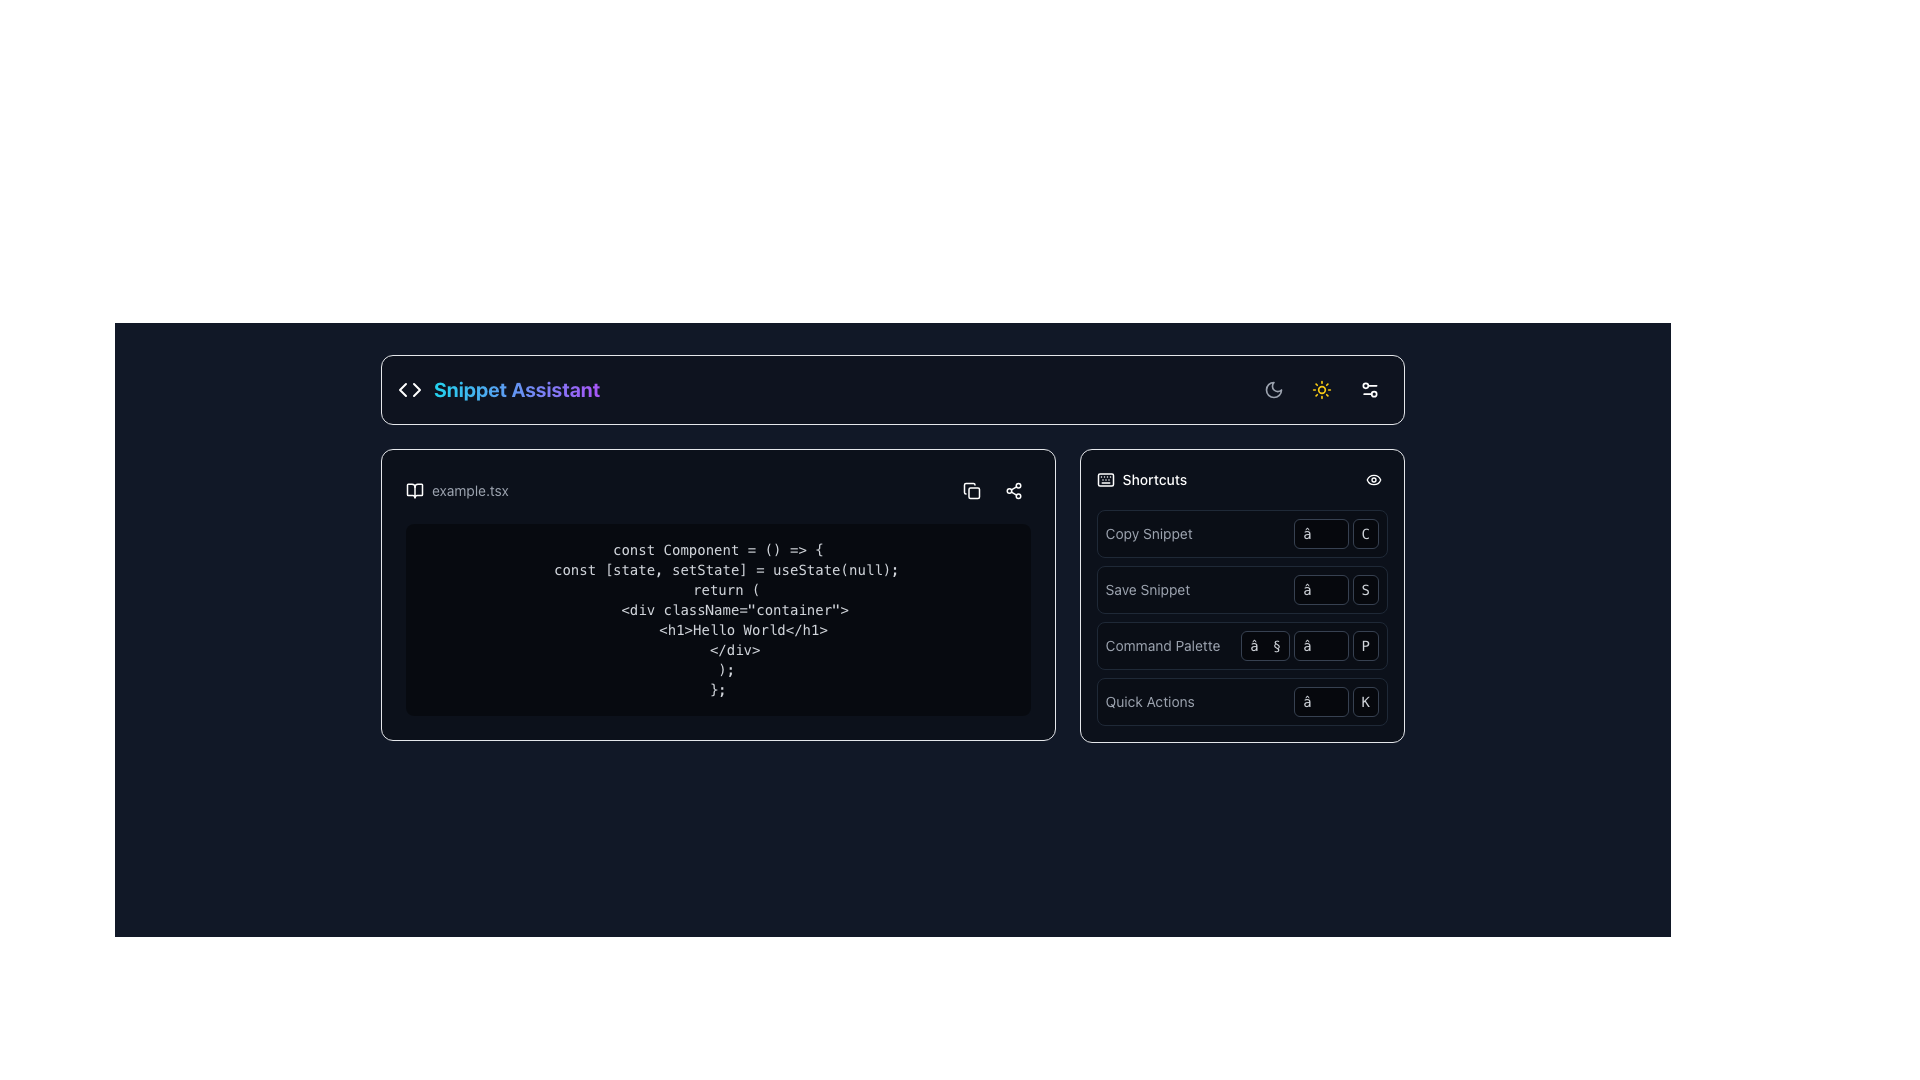 This screenshot has width=1920, height=1080. I want to click on the hover changes on the small rectangular button with a dark background and white 'S' text, which is the second button in a horizontal layout, so click(1364, 589).